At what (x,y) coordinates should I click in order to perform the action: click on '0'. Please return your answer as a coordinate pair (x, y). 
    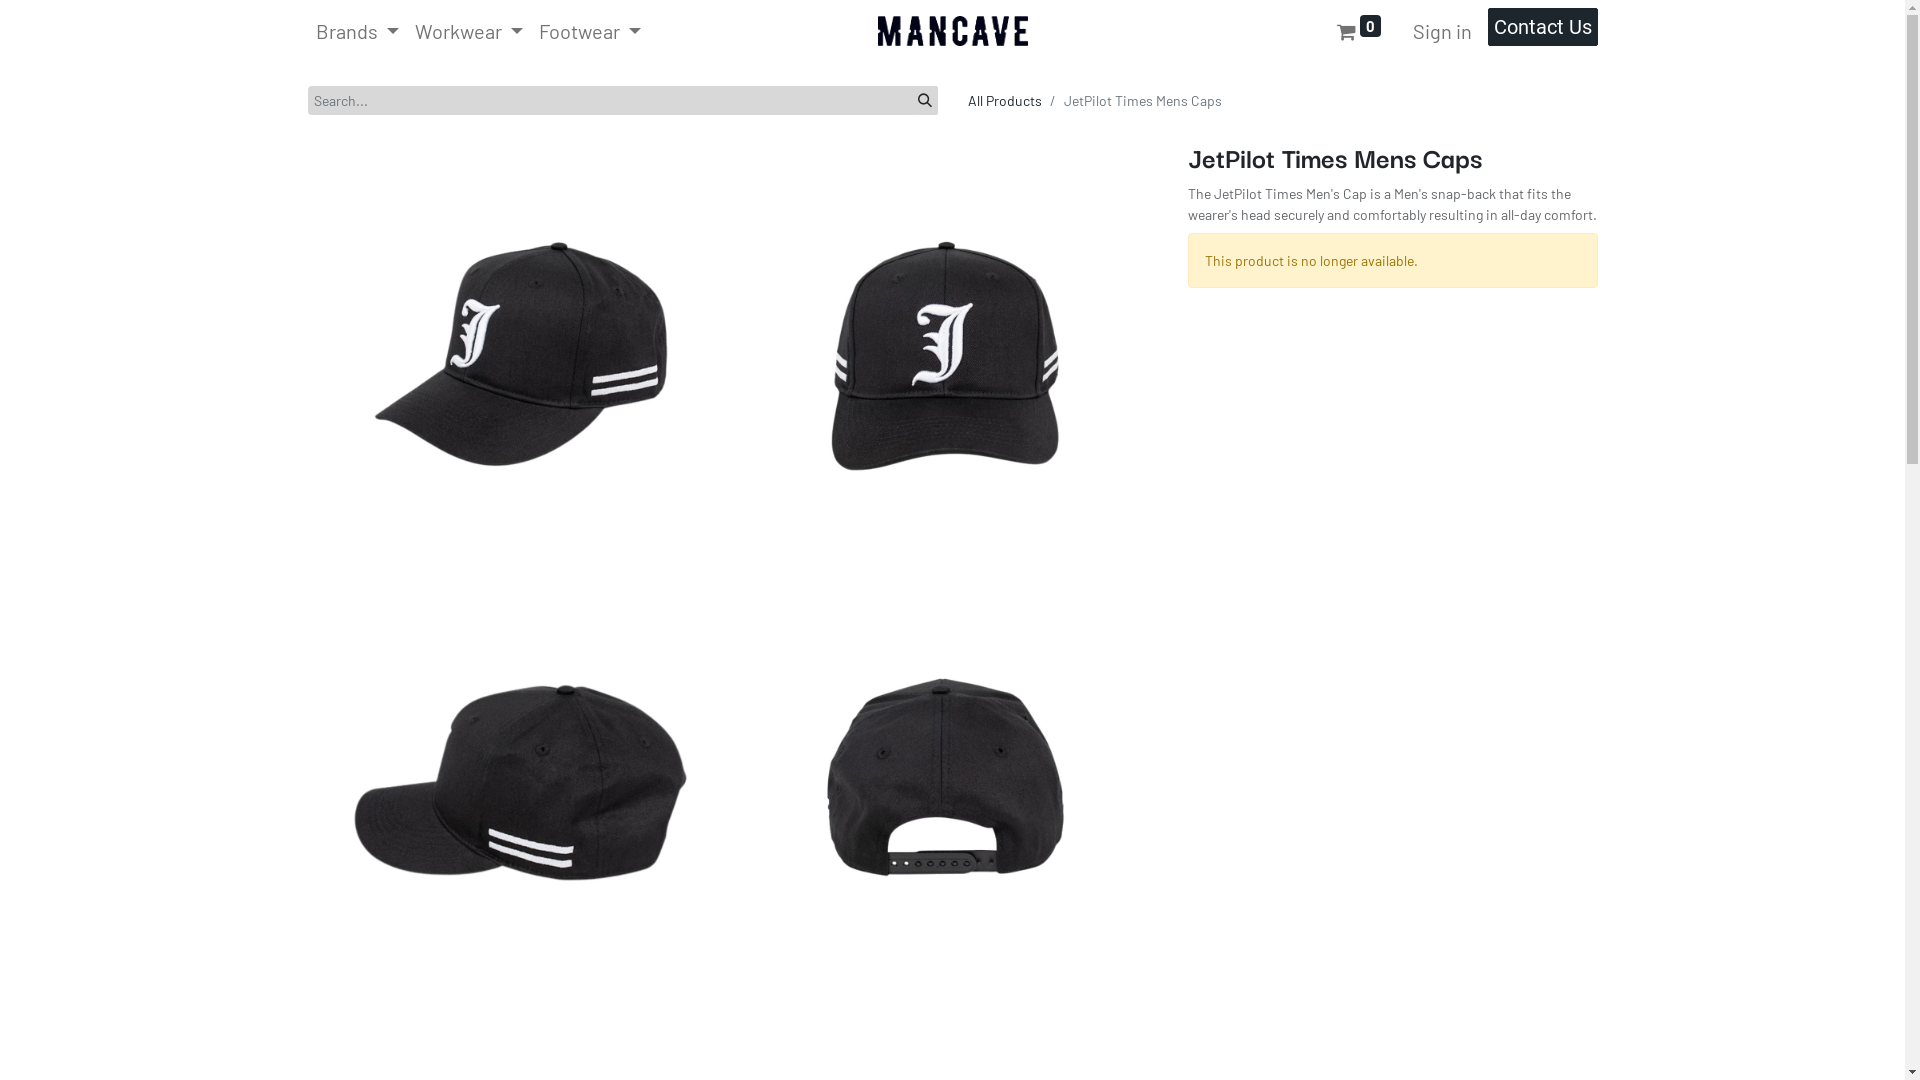
    Looking at the image, I should click on (1358, 30).